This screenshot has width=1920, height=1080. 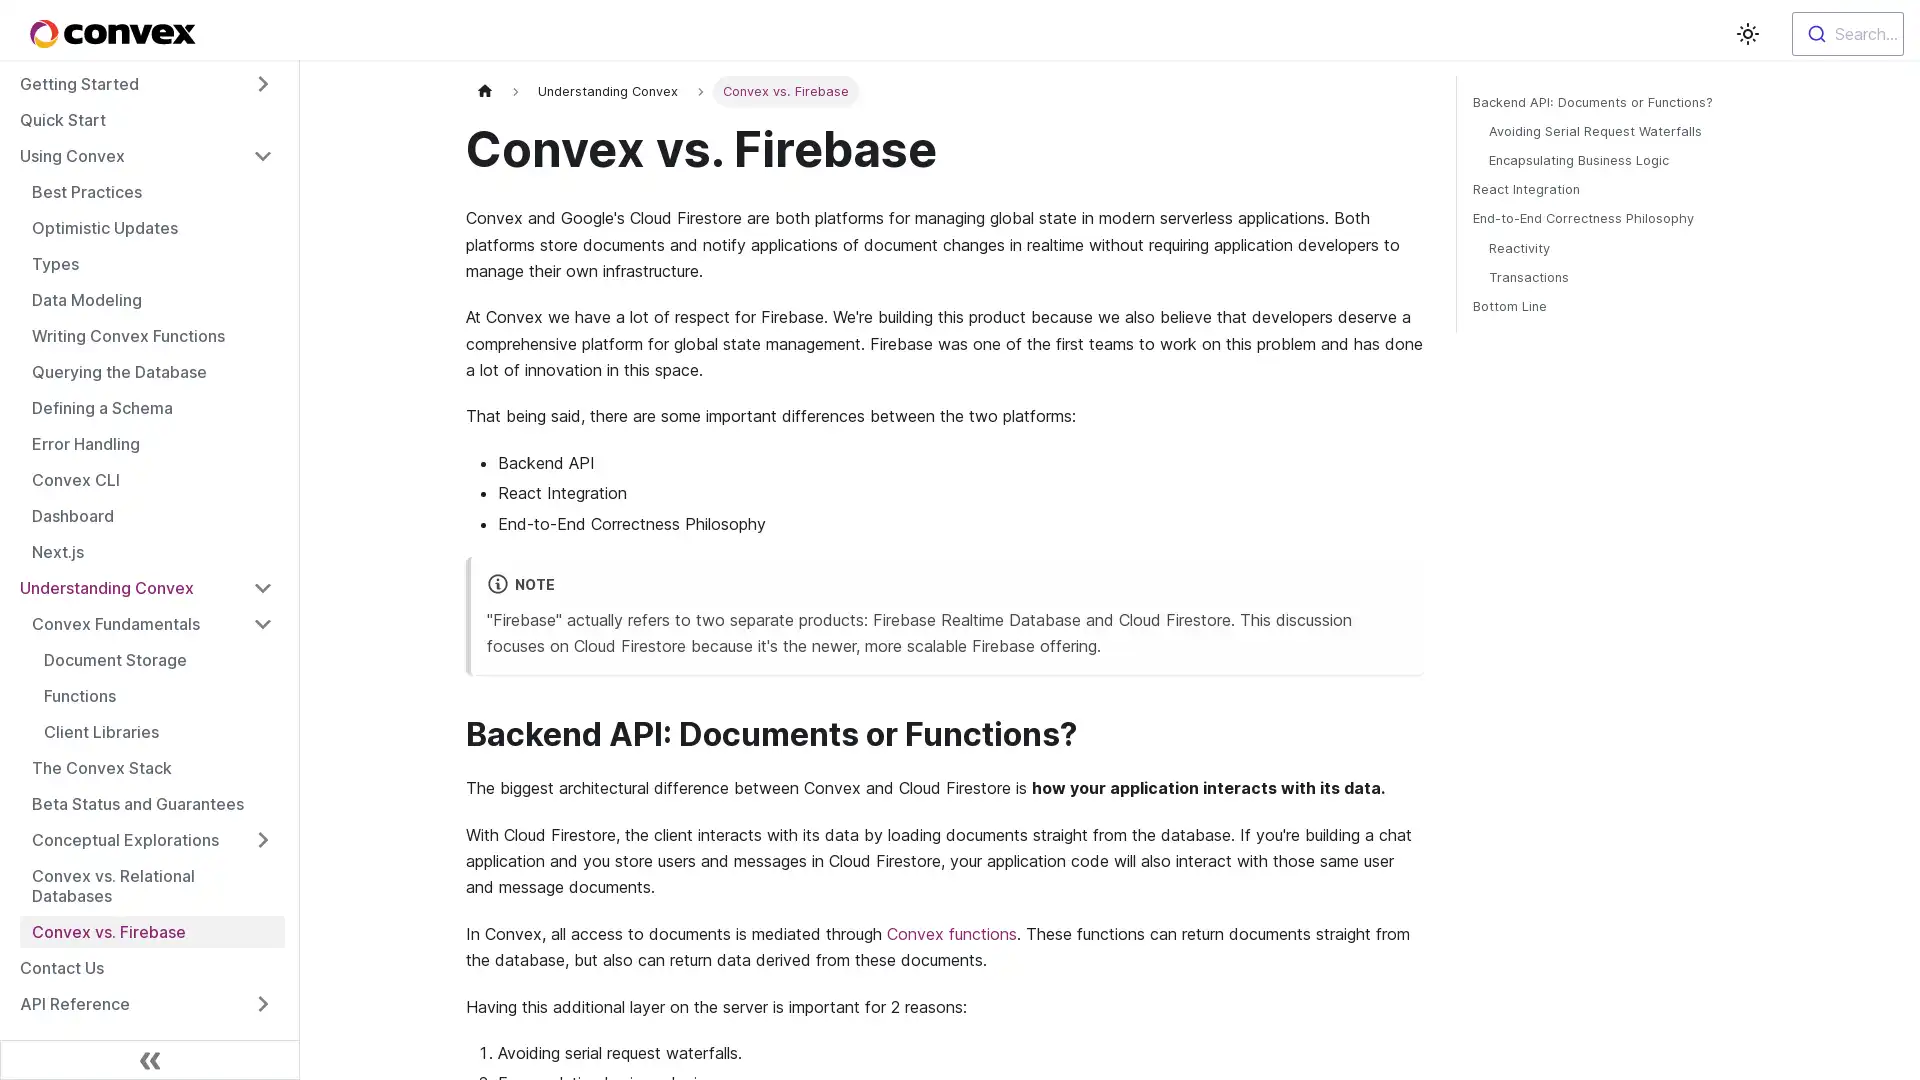 What do you see at coordinates (1847, 34) in the screenshot?
I see `Search...` at bounding box center [1847, 34].